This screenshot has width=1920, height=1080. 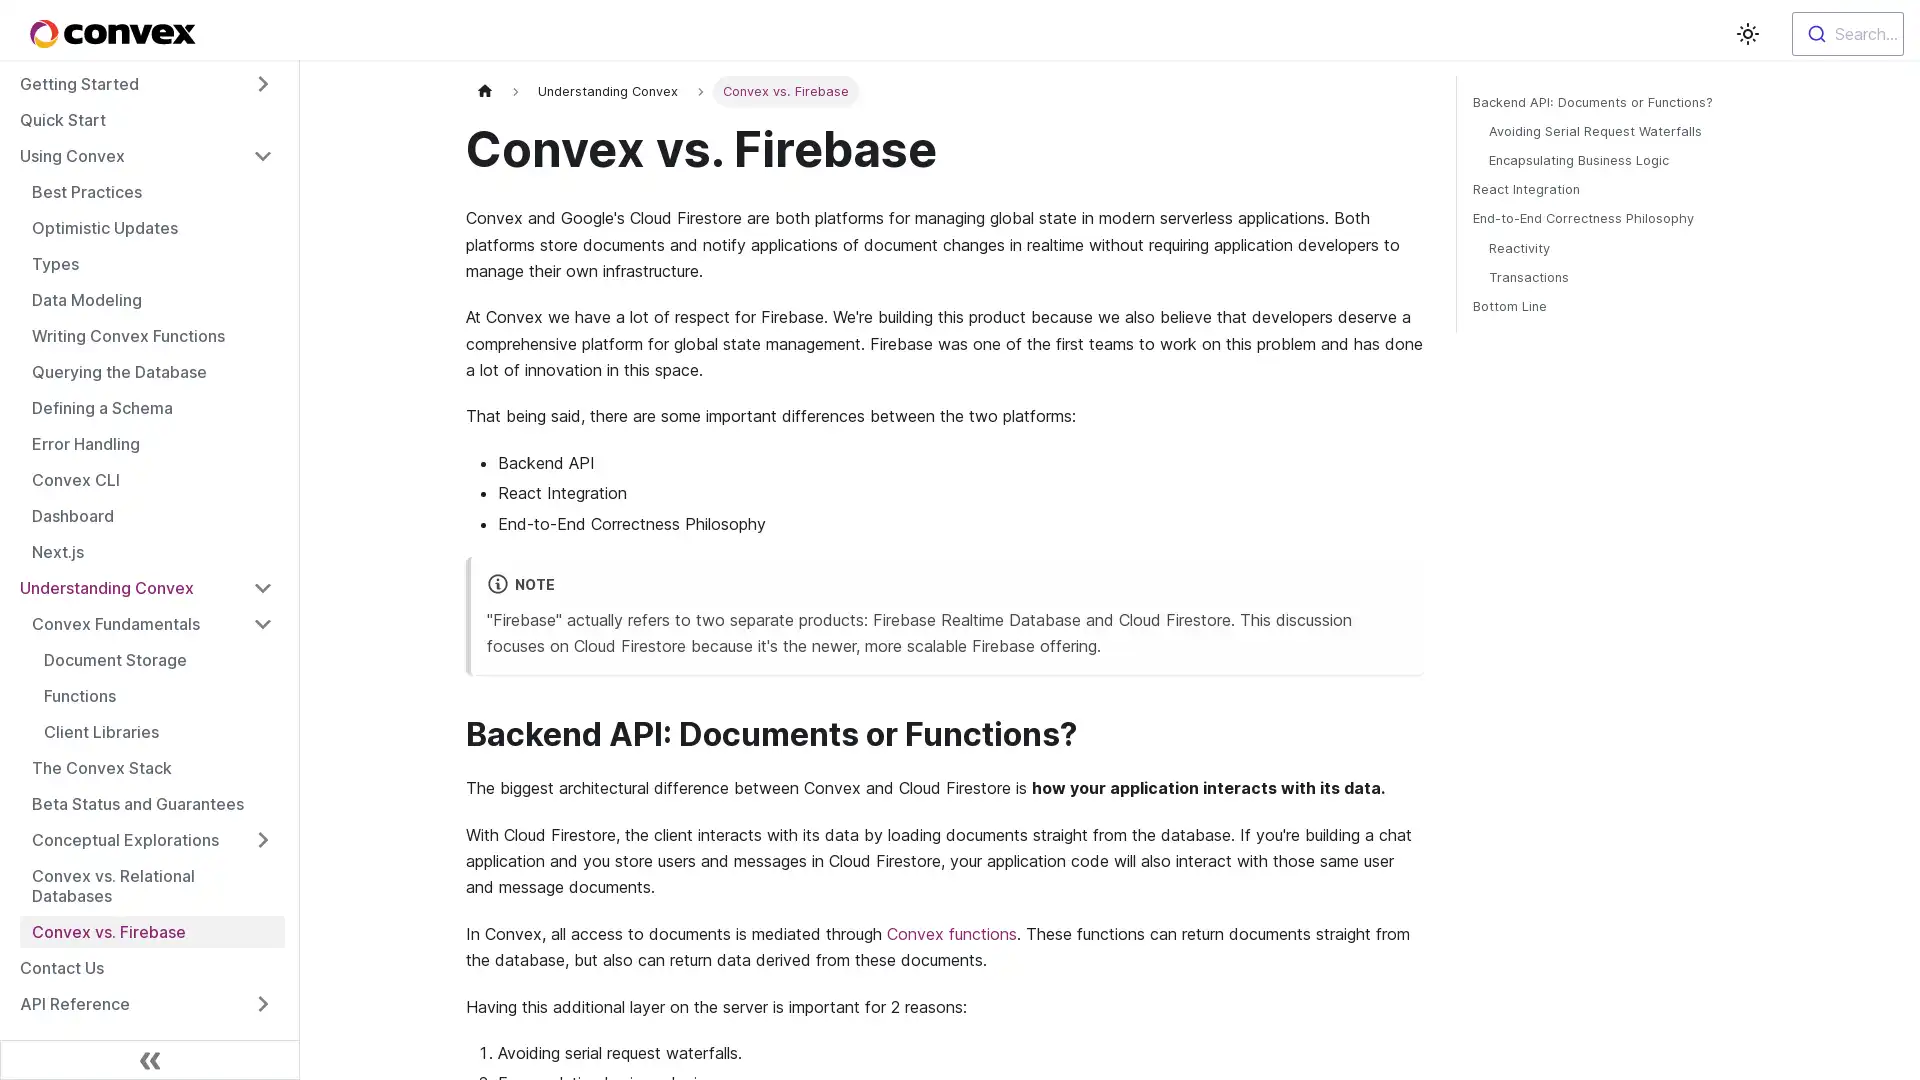 What do you see at coordinates (1847, 34) in the screenshot?
I see `Search...` at bounding box center [1847, 34].